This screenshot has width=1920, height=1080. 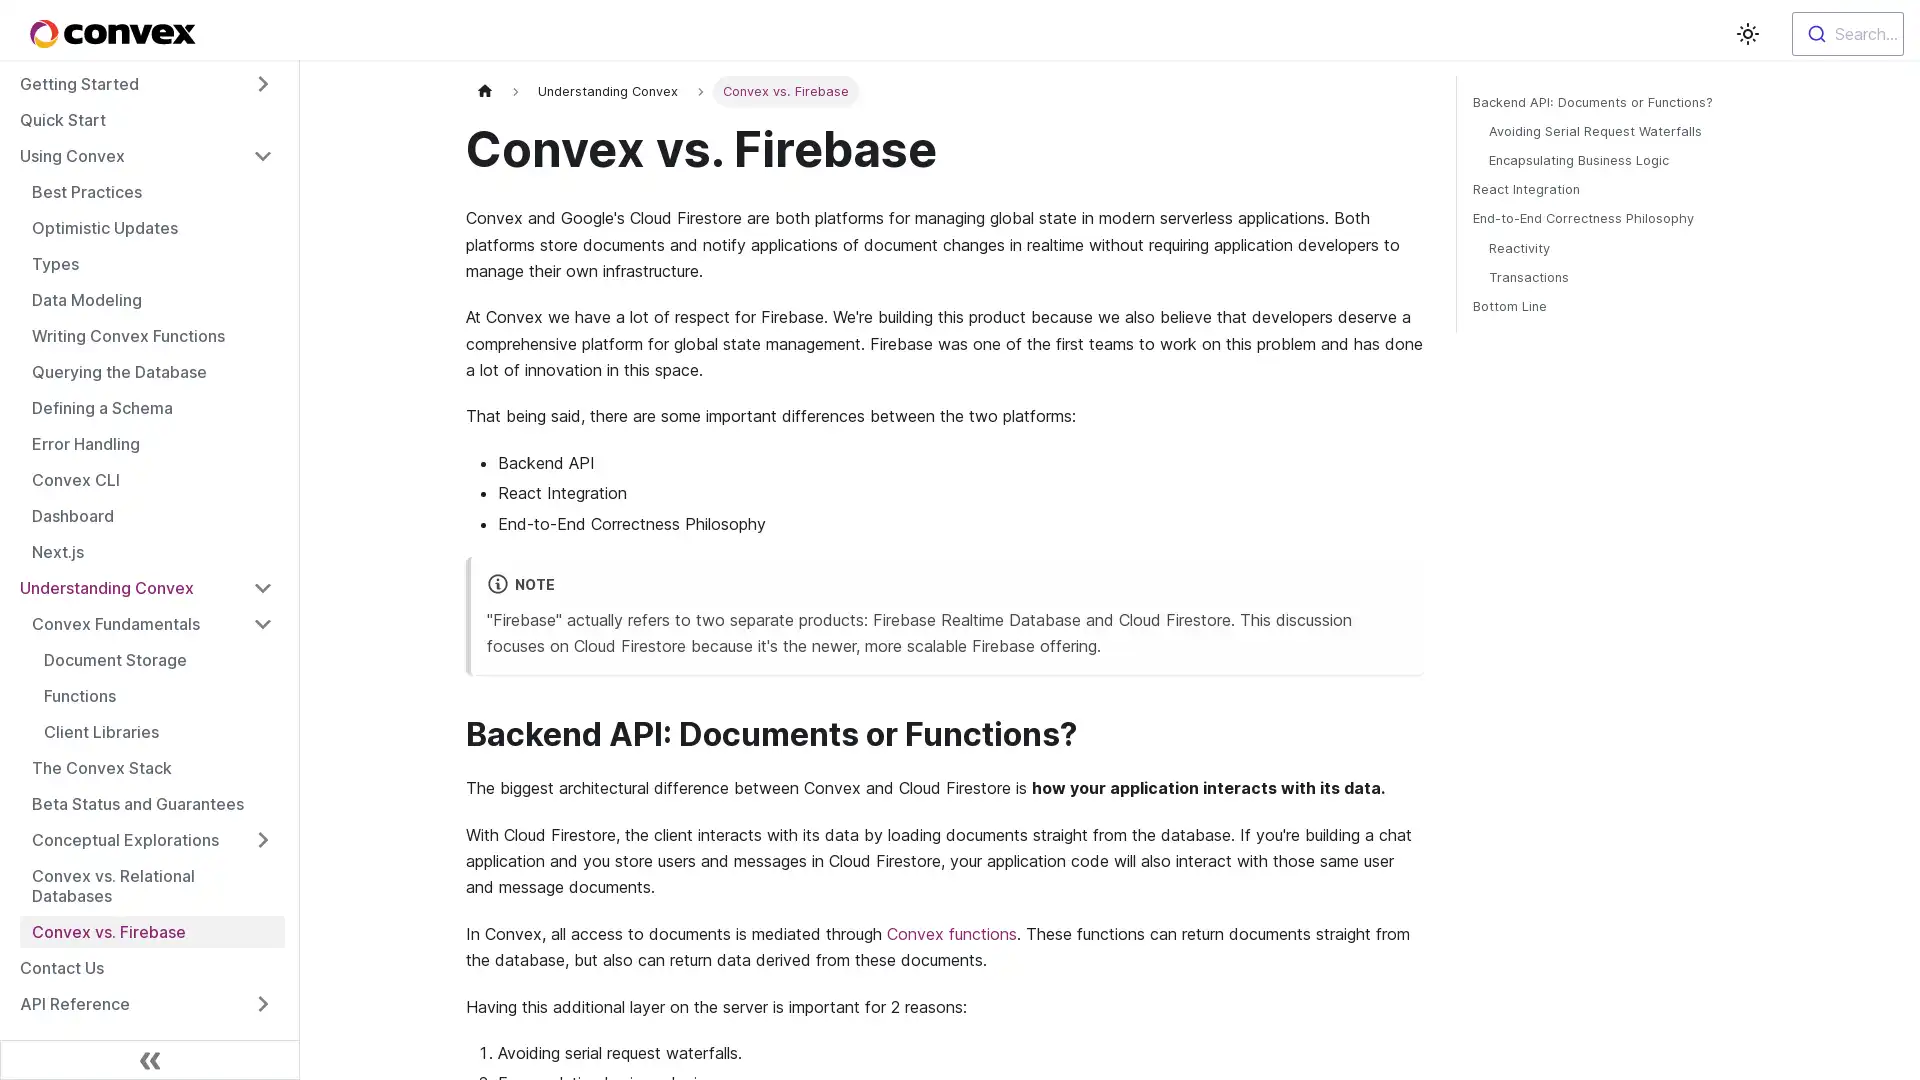 What do you see at coordinates (1847, 34) in the screenshot?
I see `Search...` at bounding box center [1847, 34].